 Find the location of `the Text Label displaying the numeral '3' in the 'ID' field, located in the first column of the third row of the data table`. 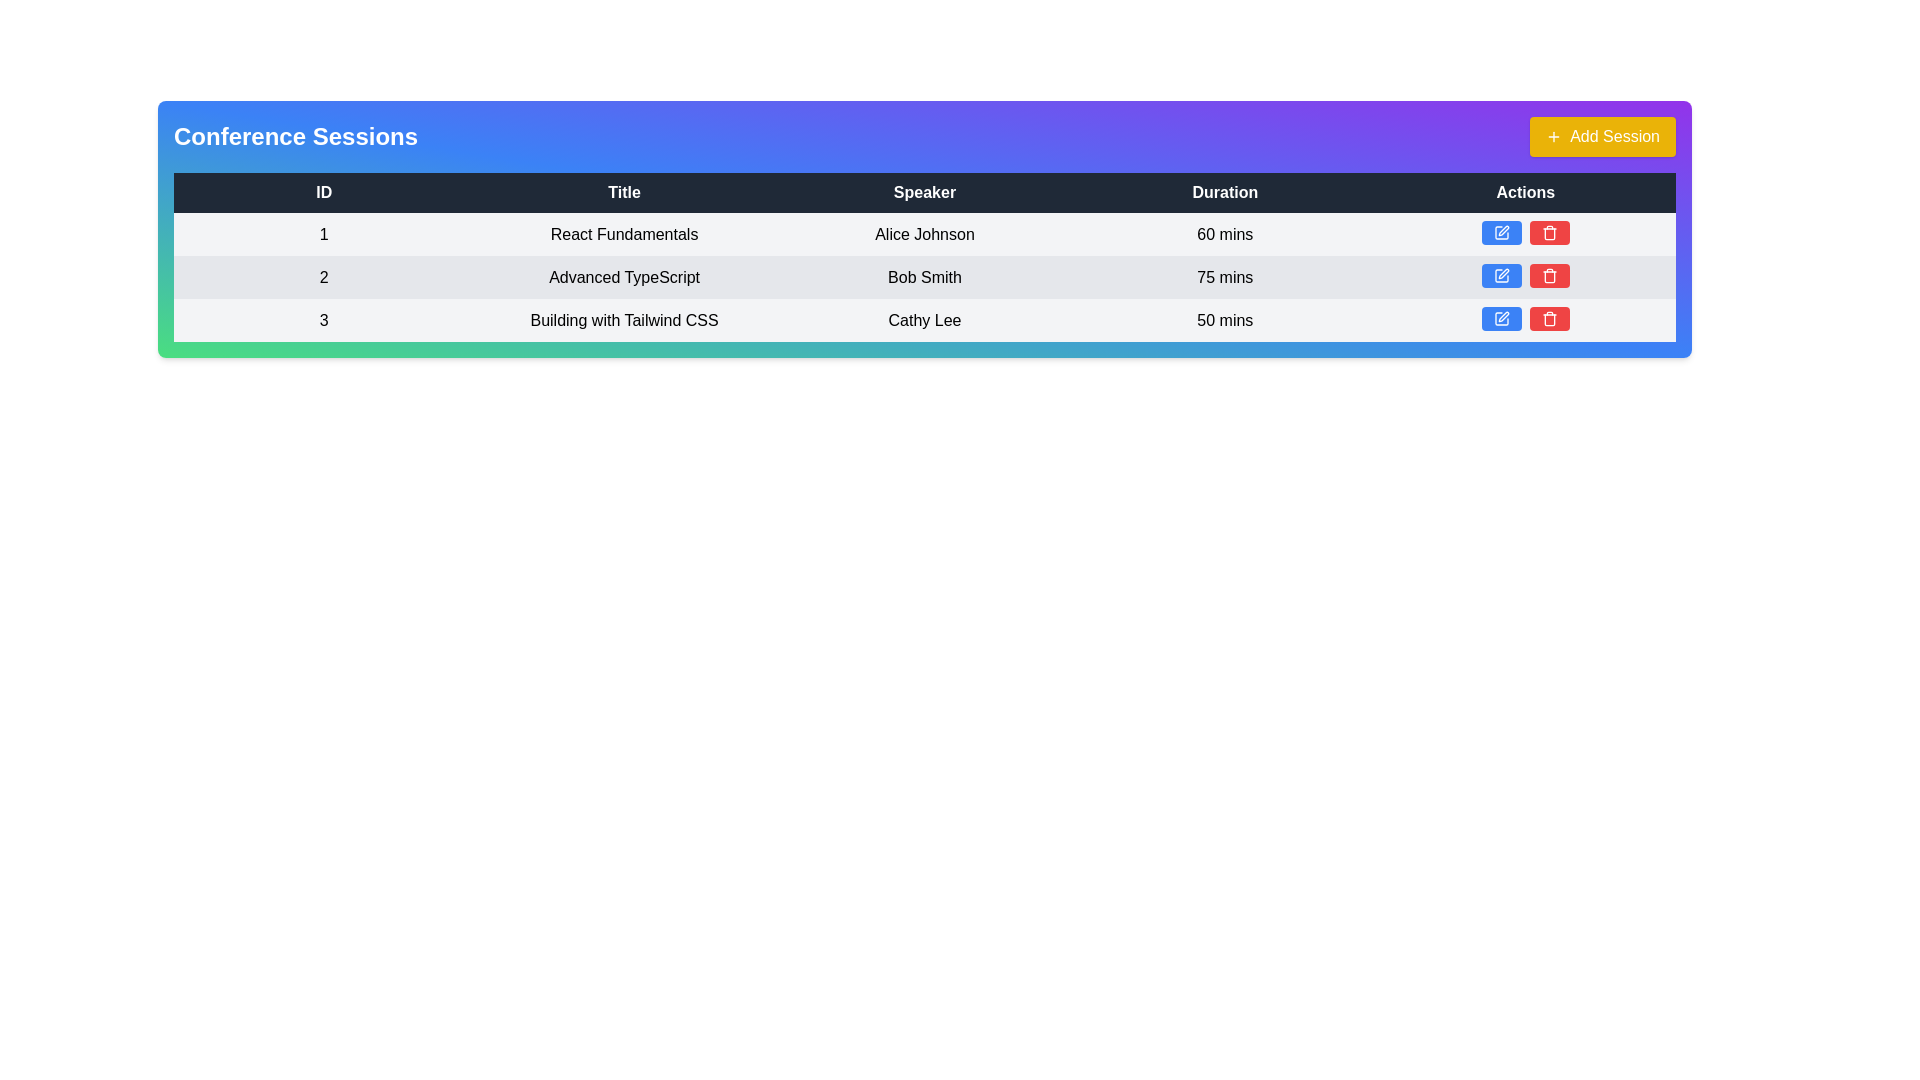

the Text Label displaying the numeral '3' in the 'ID' field, located in the first column of the third row of the data table is located at coordinates (324, 319).